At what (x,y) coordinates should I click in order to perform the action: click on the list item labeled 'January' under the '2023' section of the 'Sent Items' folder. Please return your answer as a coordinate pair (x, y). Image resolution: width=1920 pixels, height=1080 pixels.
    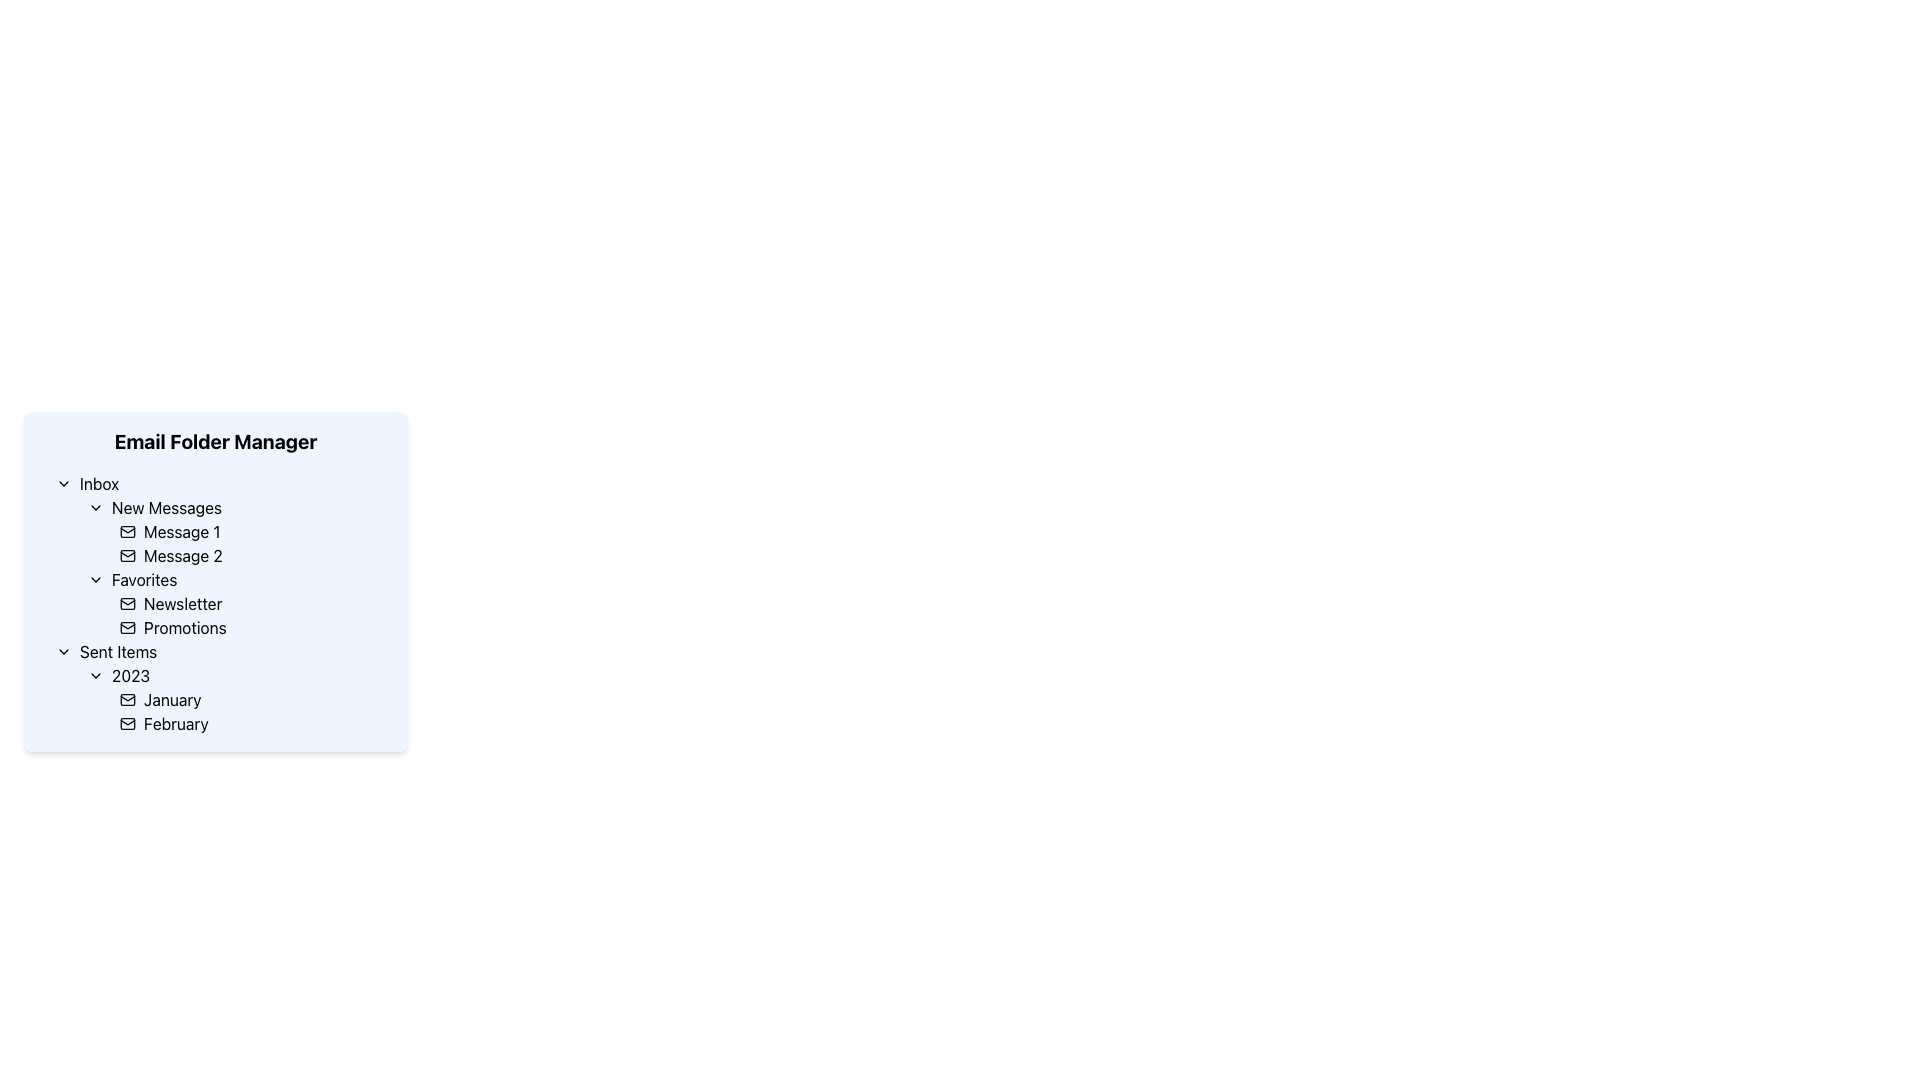
    Looking at the image, I should click on (224, 698).